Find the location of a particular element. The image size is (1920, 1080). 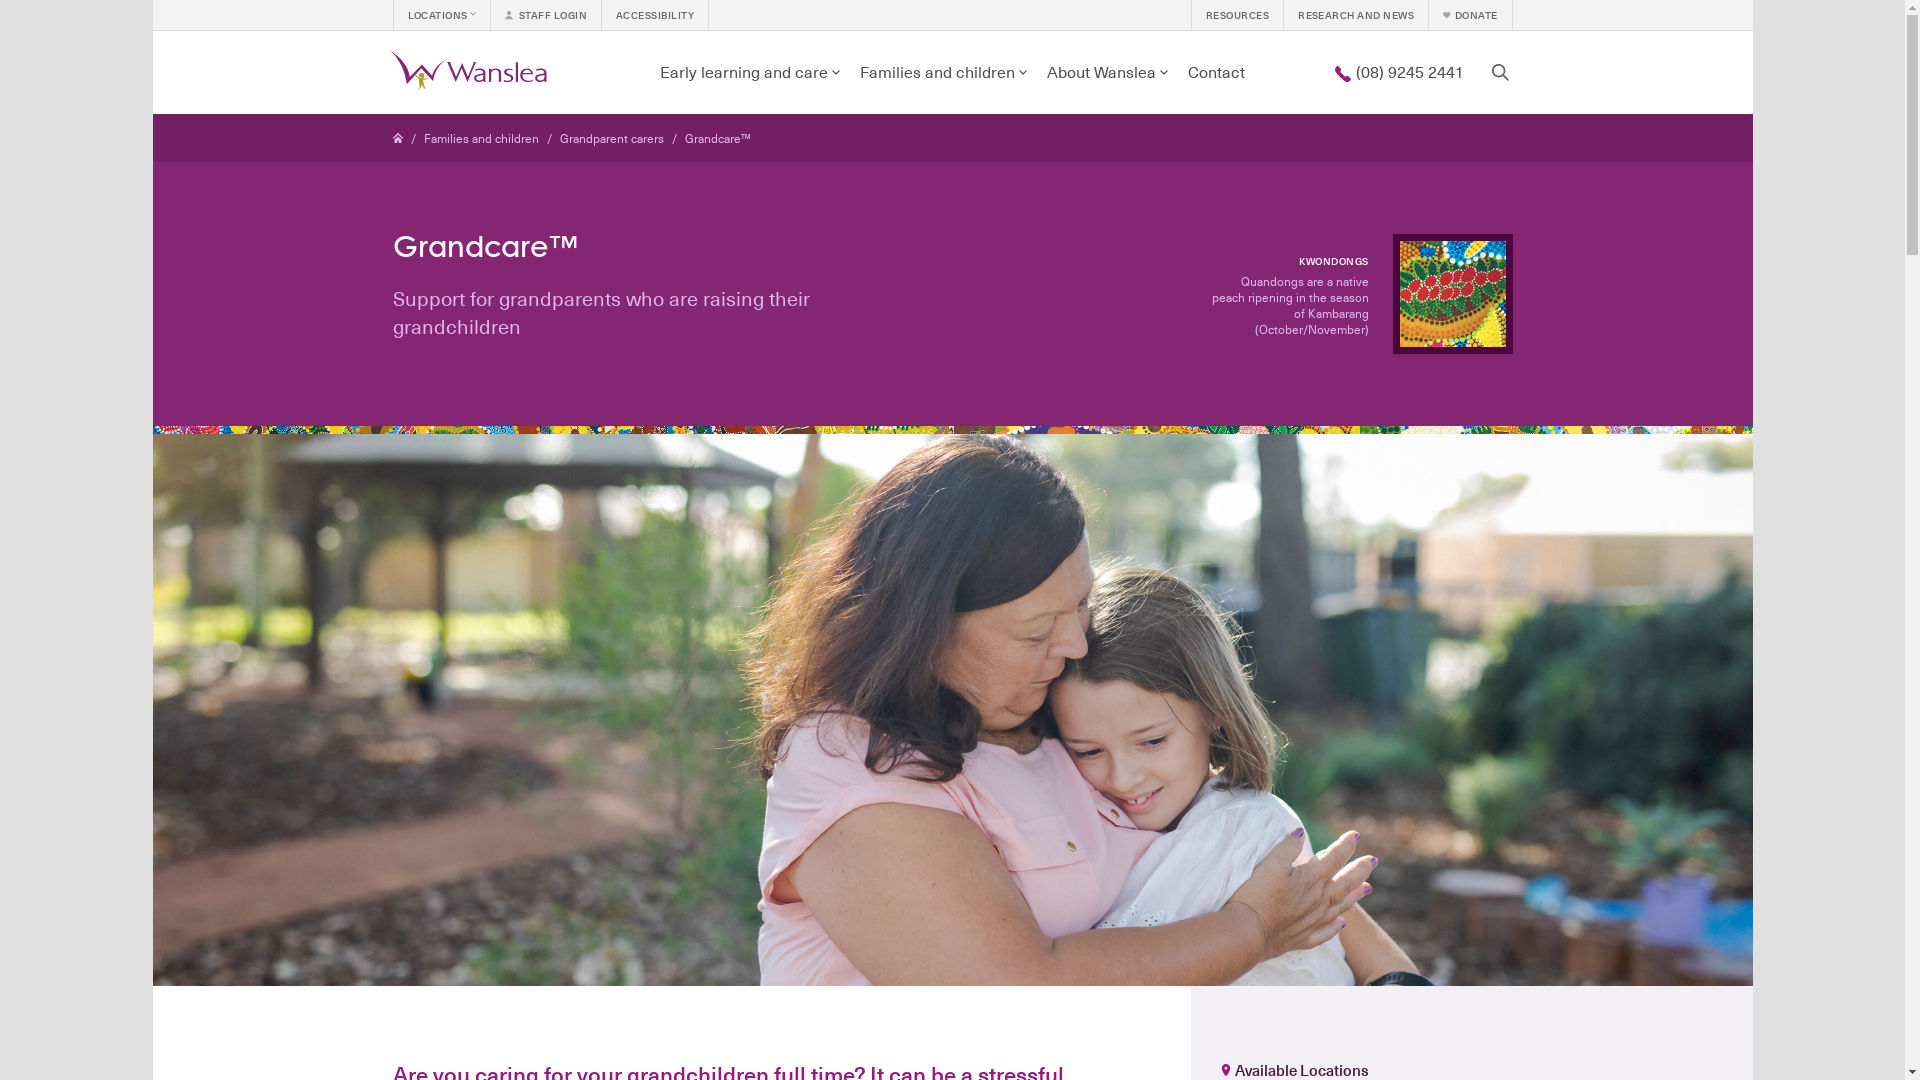

'Contact' is located at coordinates (1177, 71).